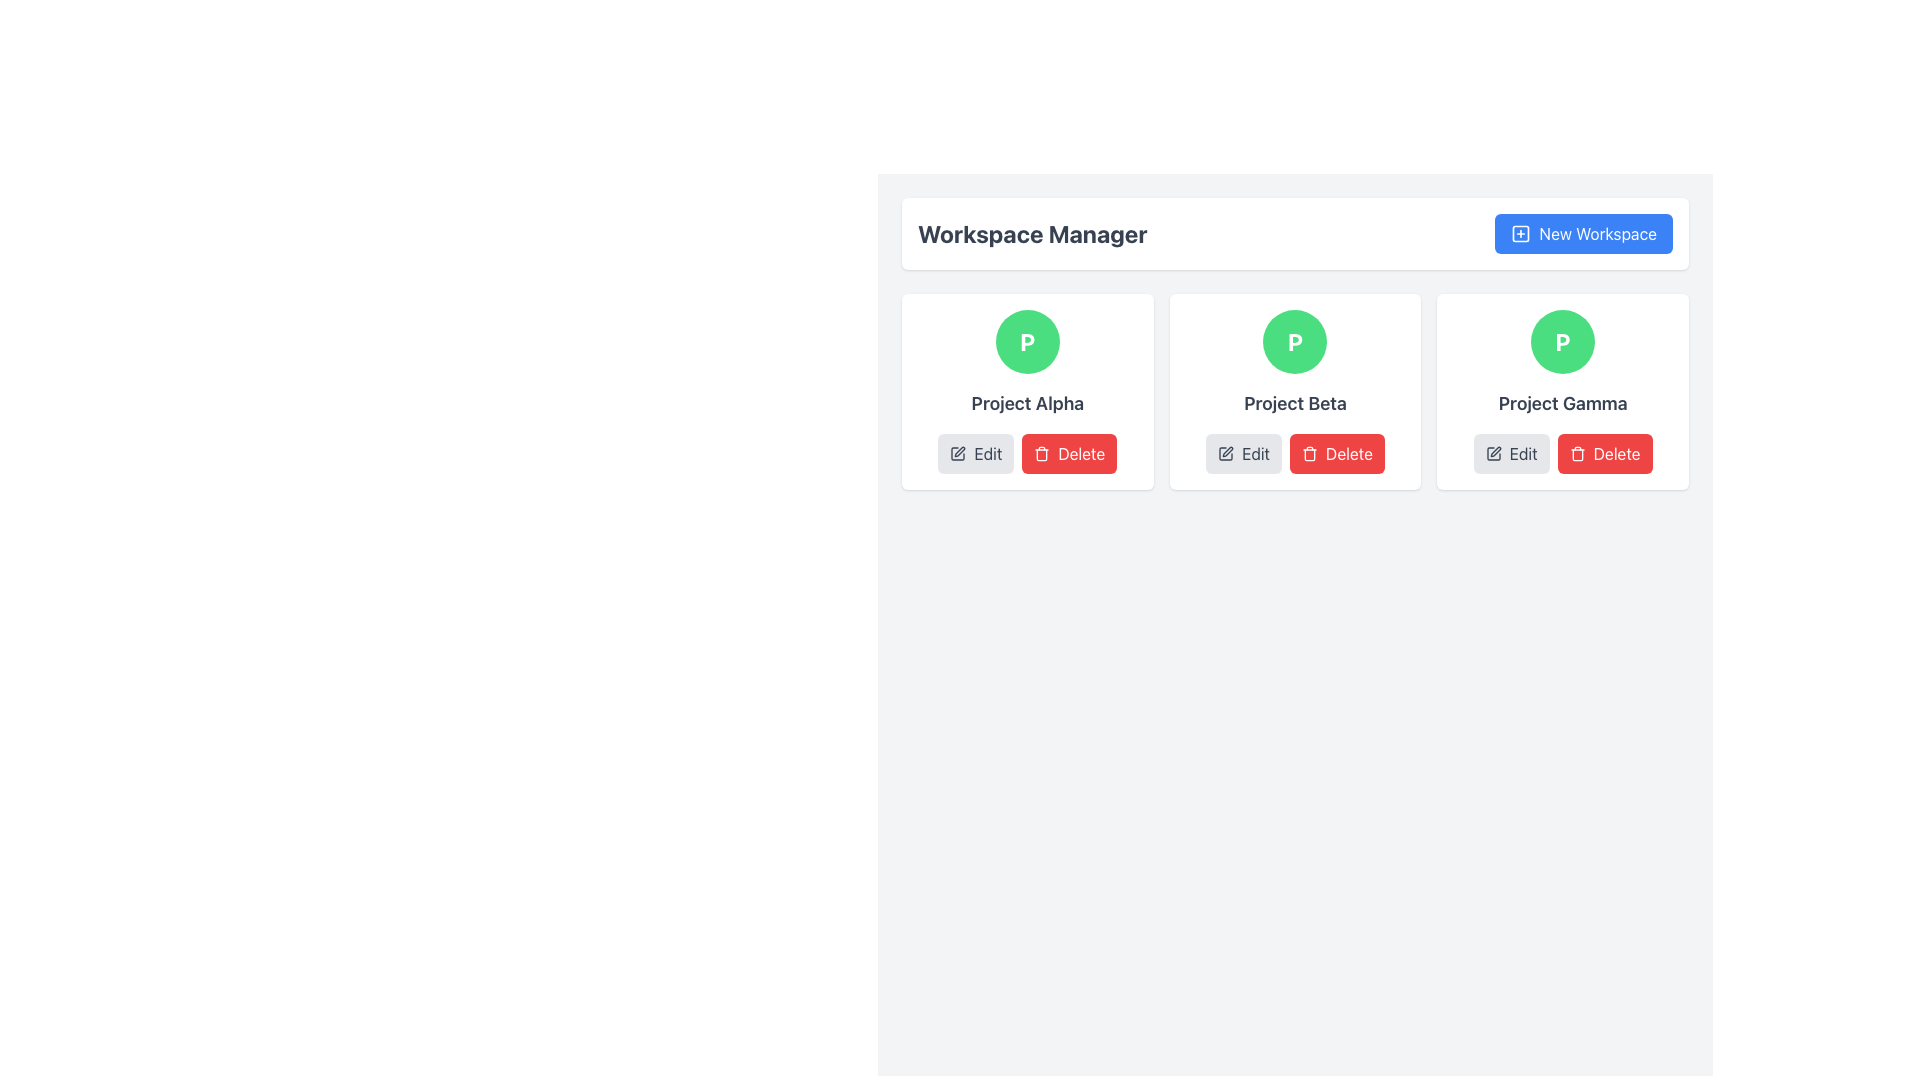 The width and height of the screenshot is (1920, 1080). What do you see at coordinates (1604, 454) in the screenshot?
I see `the delete button located in the bottom right corner of the 'Project Gamma' card to initiate the project deletion process` at bounding box center [1604, 454].